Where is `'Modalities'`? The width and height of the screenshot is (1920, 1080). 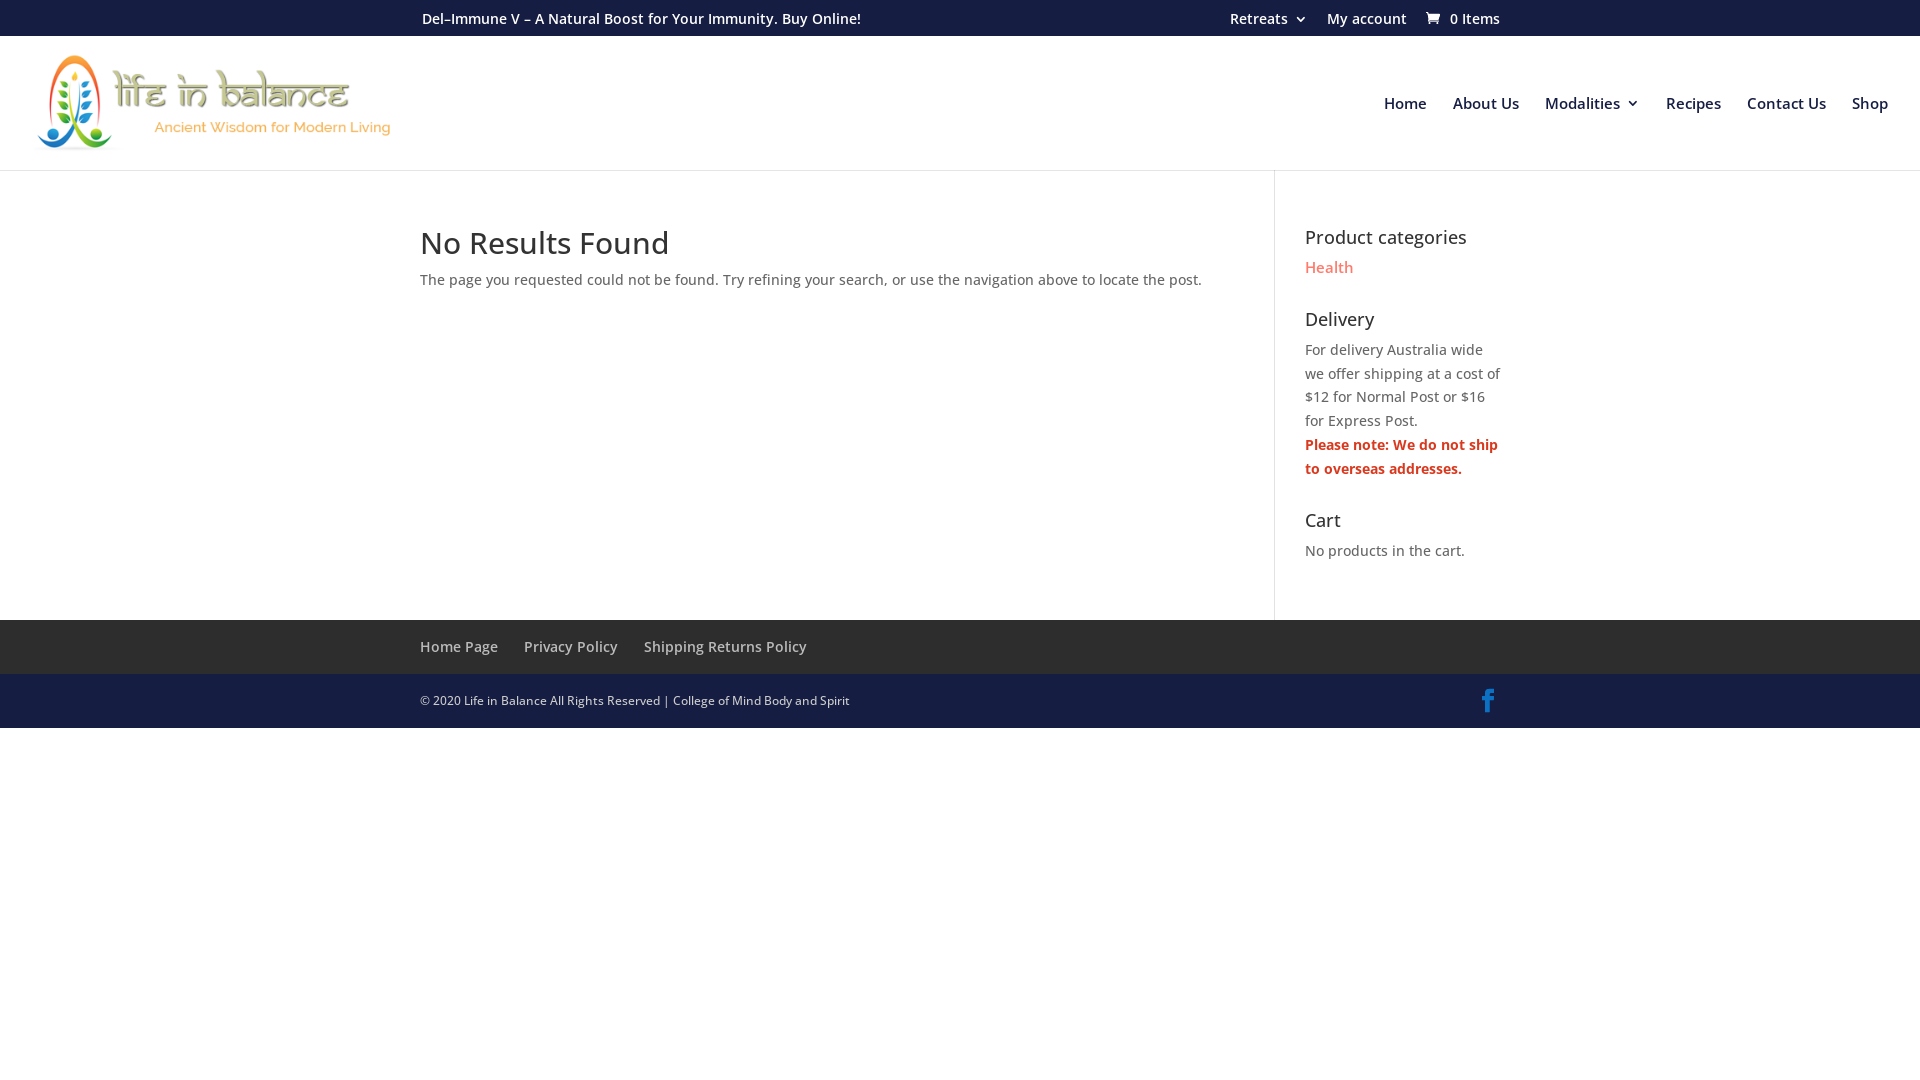 'Modalities' is located at coordinates (1544, 132).